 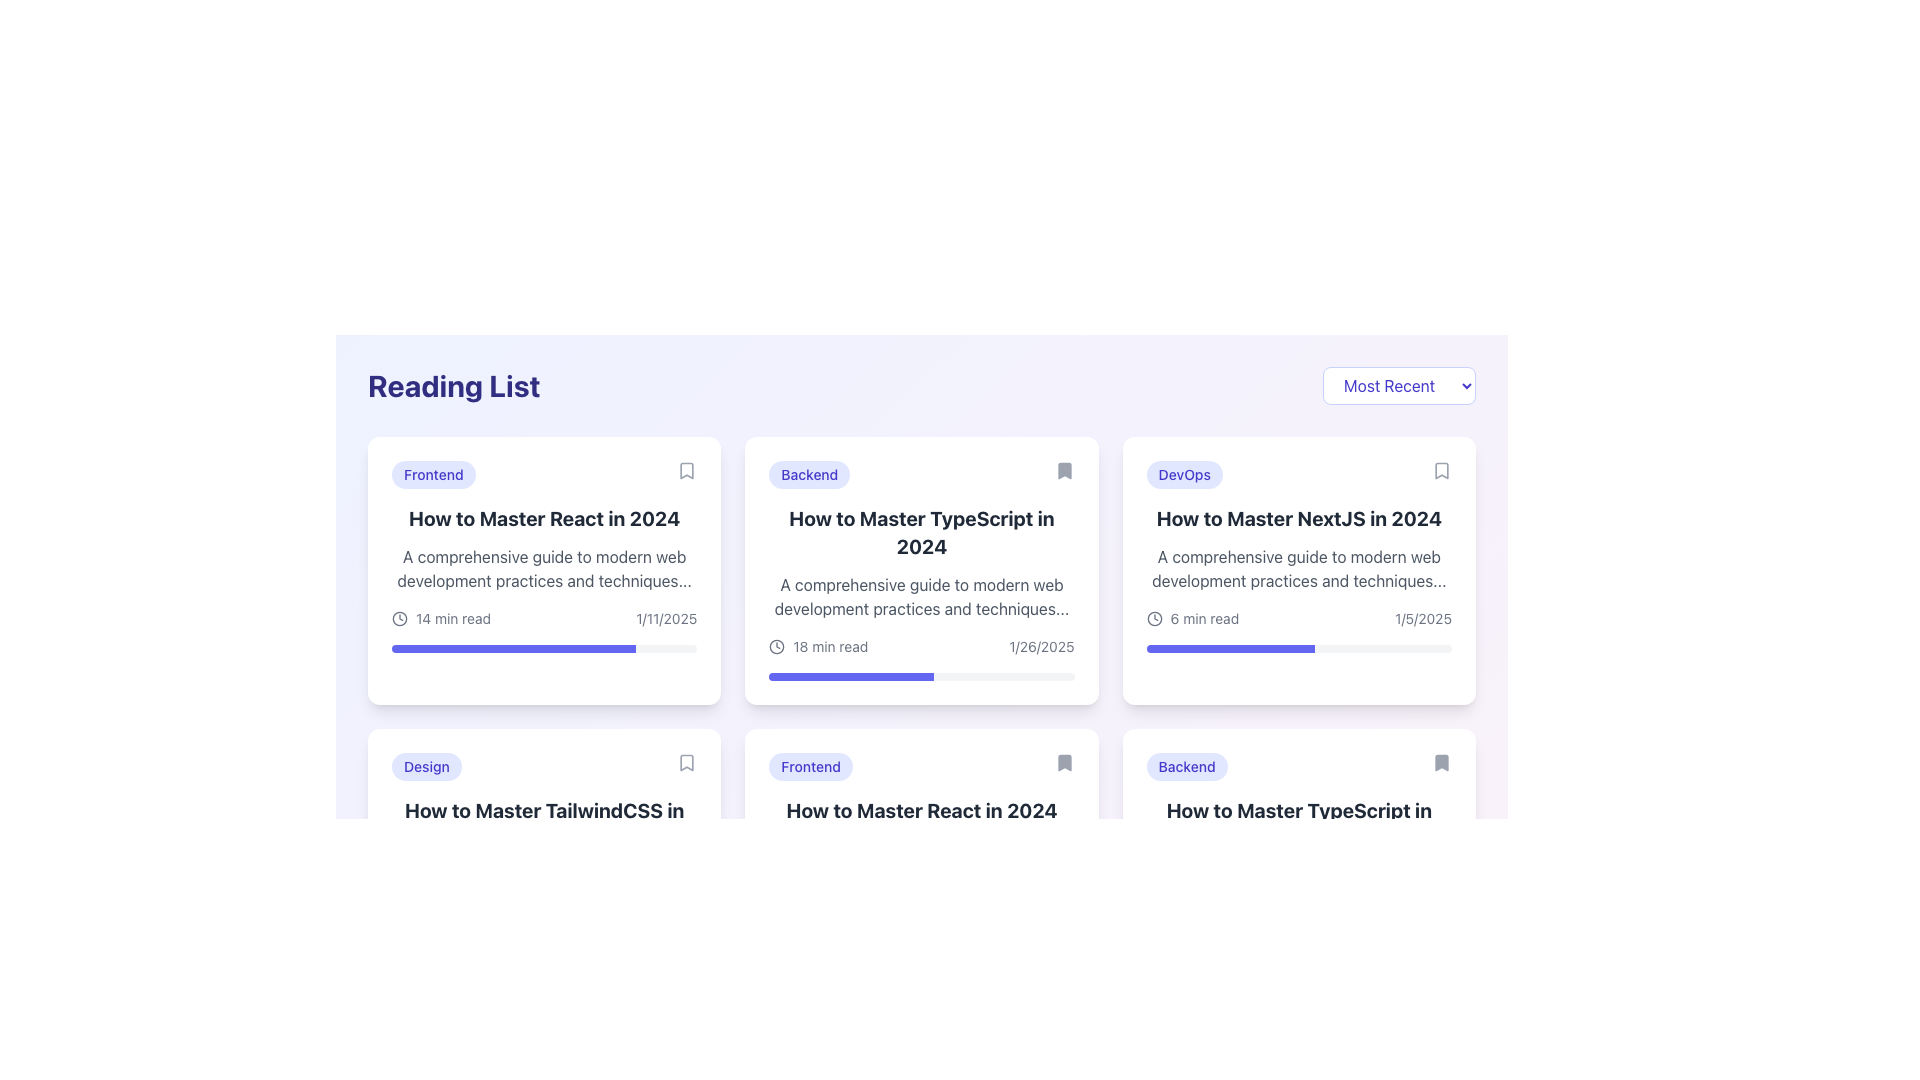 What do you see at coordinates (1203, 617) in the screenshot?
I see `the Text label displaying the estimated reading time for the article titled 'How to Master NextJS in 2024,' located in the top-right section of the card under the heading 'DevOps.'` at bounding box center [1203, 617].